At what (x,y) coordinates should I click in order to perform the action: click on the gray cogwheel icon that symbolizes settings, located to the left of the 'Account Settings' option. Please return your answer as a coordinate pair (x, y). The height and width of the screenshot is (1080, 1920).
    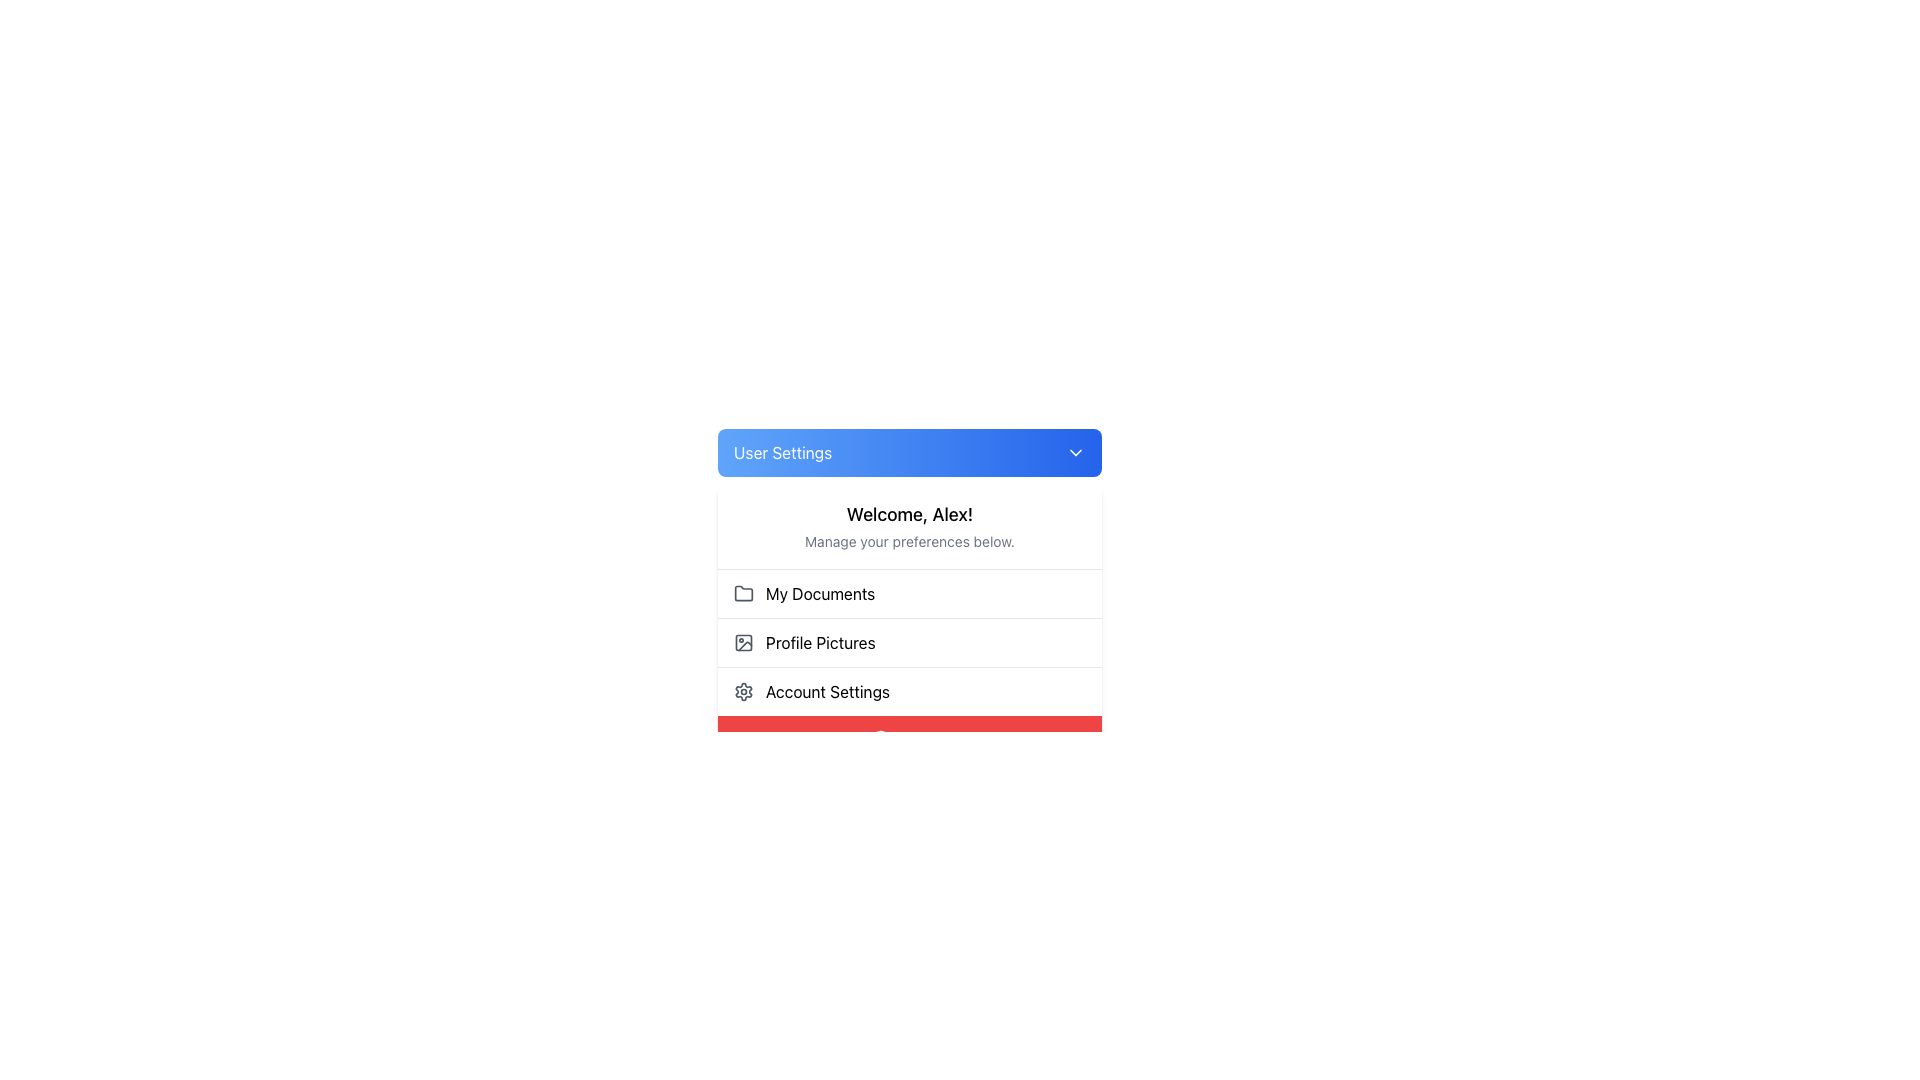
    Looking at the image, I should click on (743, 690).